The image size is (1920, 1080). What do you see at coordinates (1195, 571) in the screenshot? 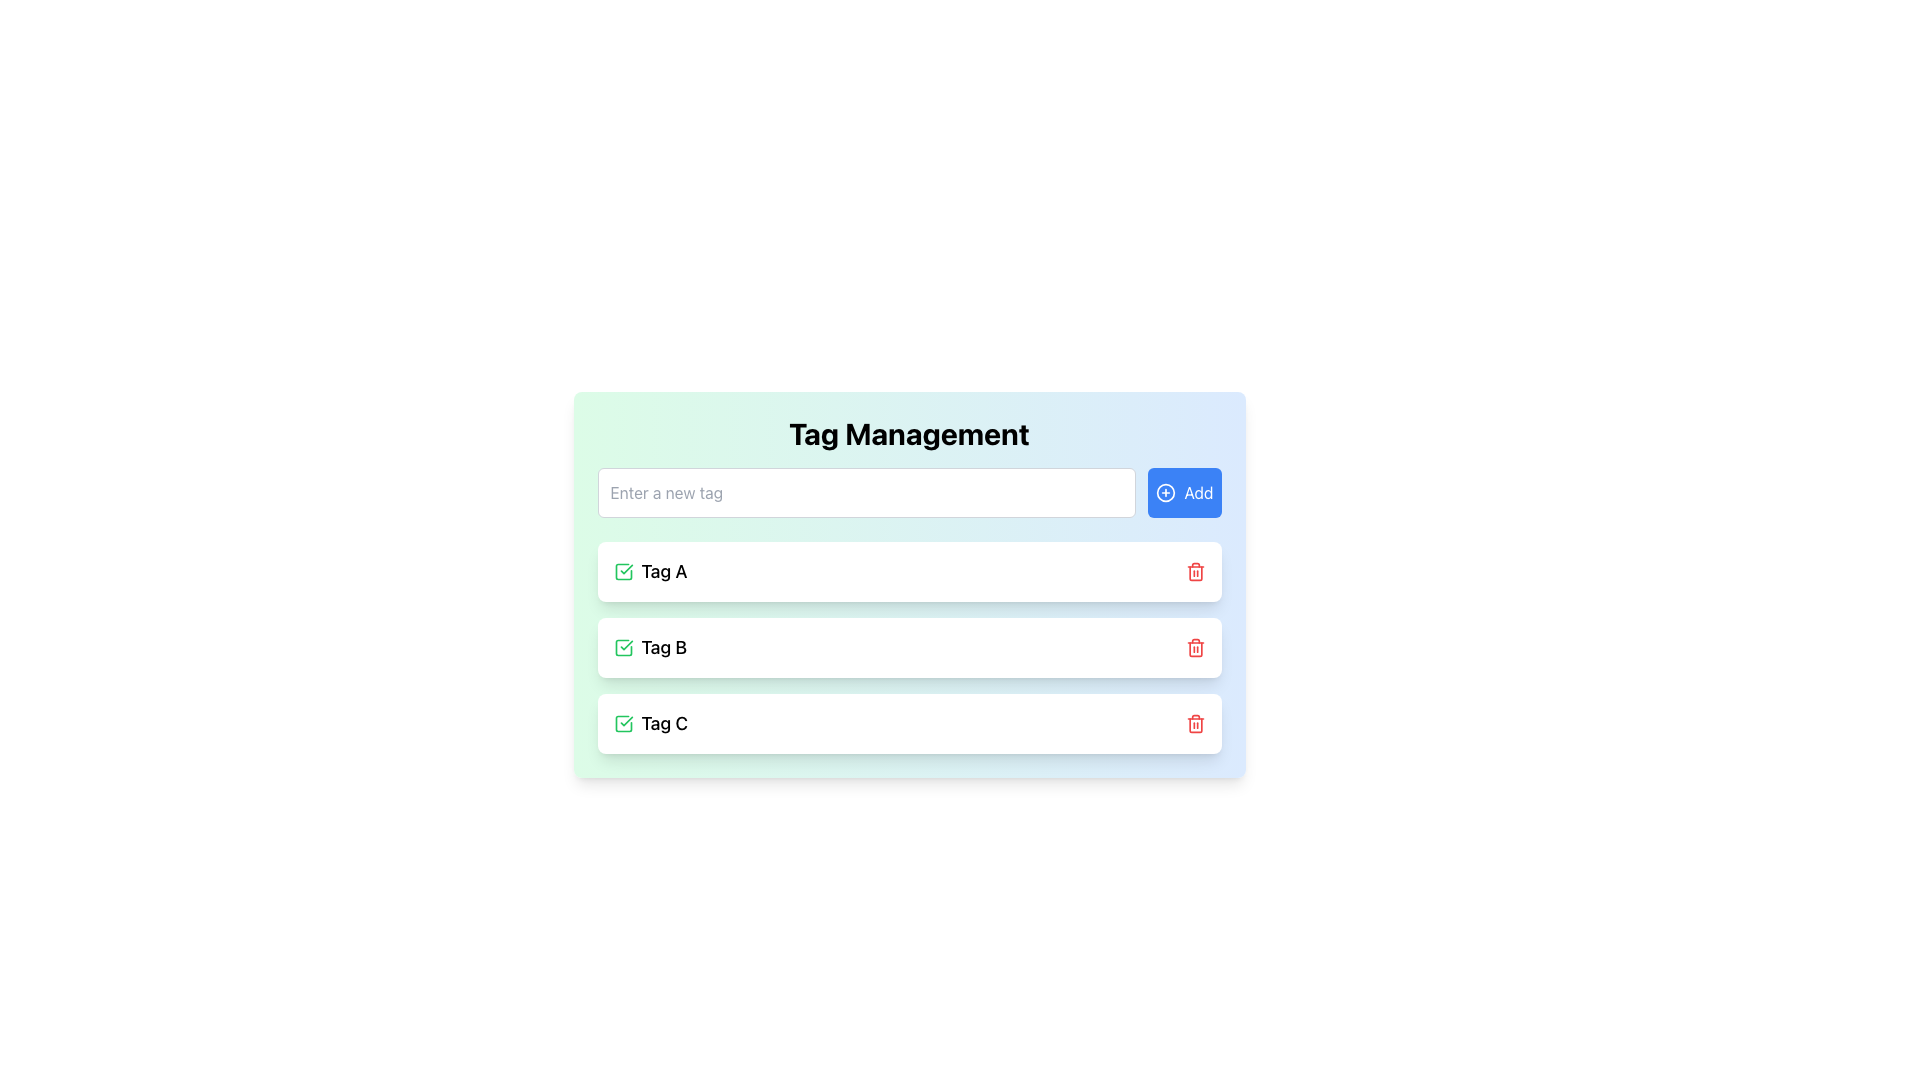
I see `the small red trash icon button located in the rightmost part of the row containing the 'Tag A' label` at bounding box center [1195, 571].